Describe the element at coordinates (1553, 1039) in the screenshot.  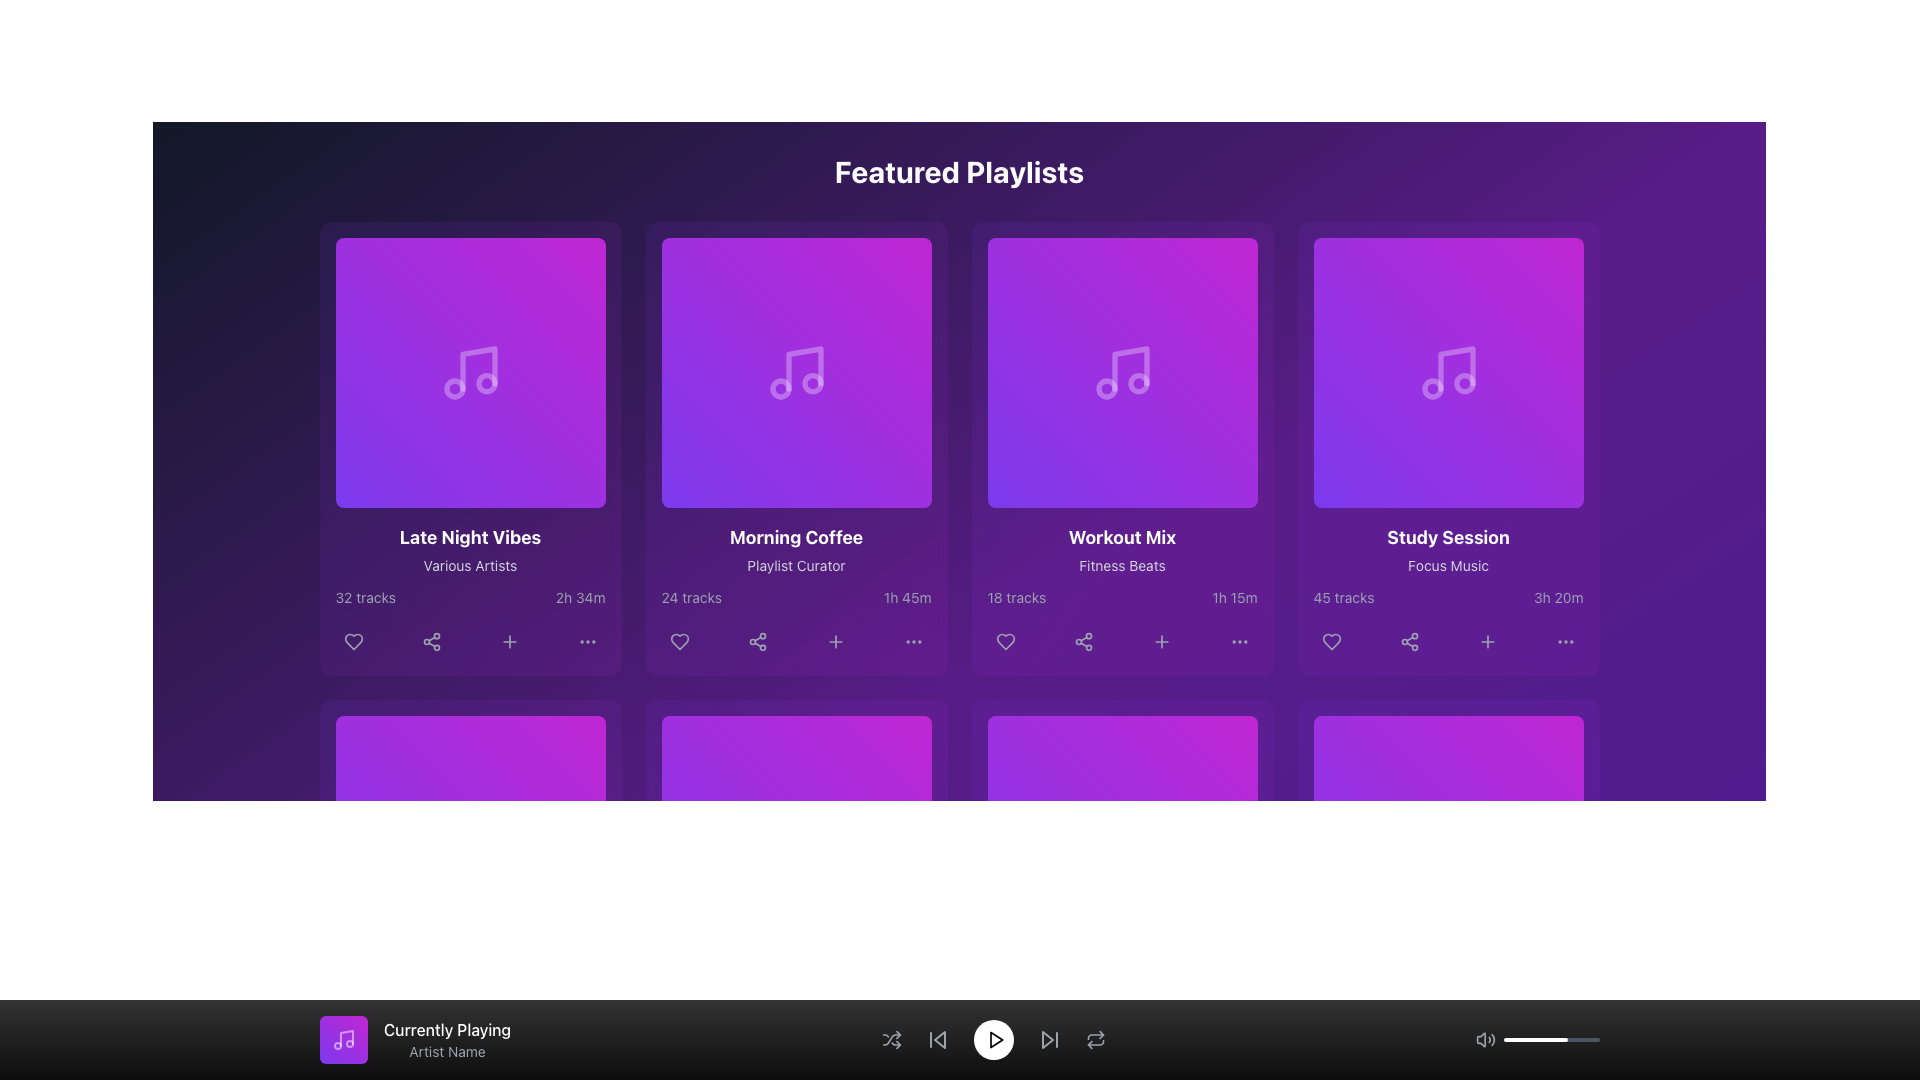
I see `the volume level` at that location.